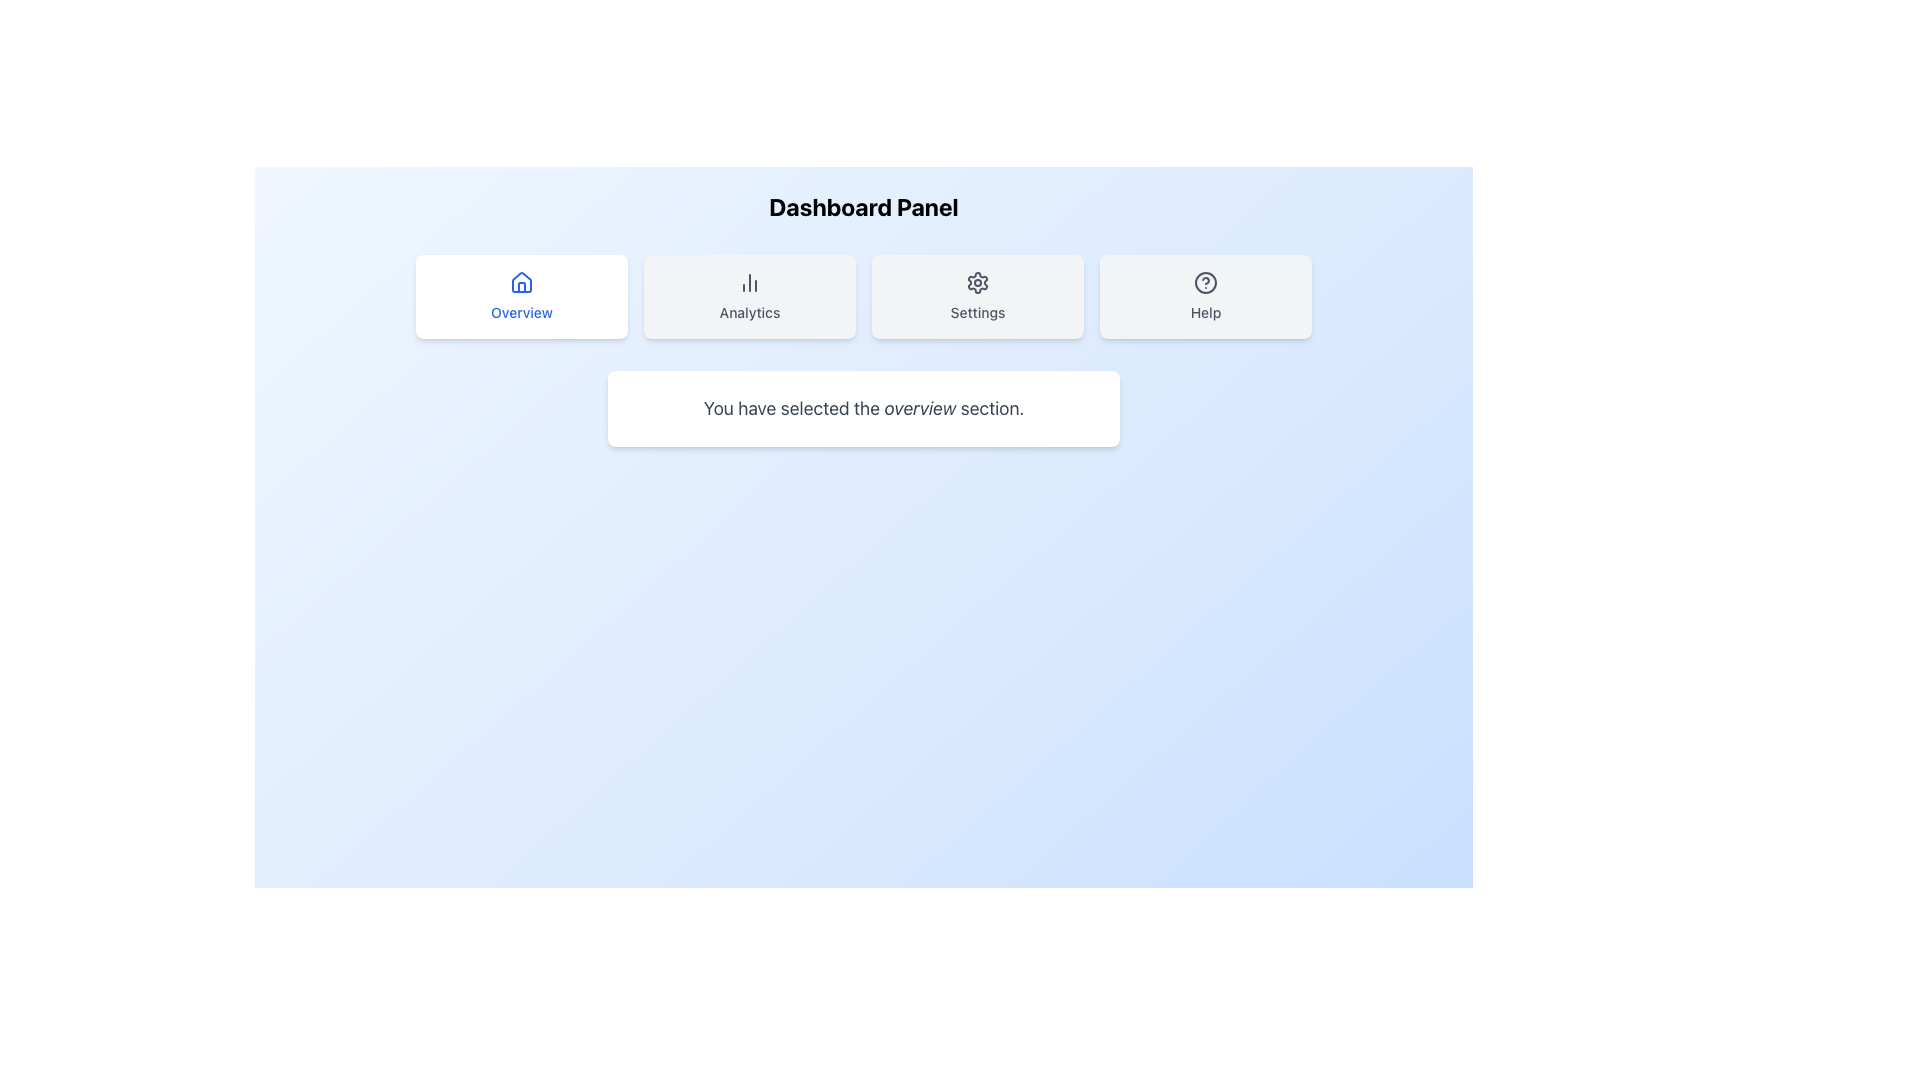 This screenshot has height=1080, width=1920. Describe the element at coordinates (522, 287) in the screenshot. I see `the vertical rectangle representing the door within the house icon of the 'Overview' navigation button` at that location.